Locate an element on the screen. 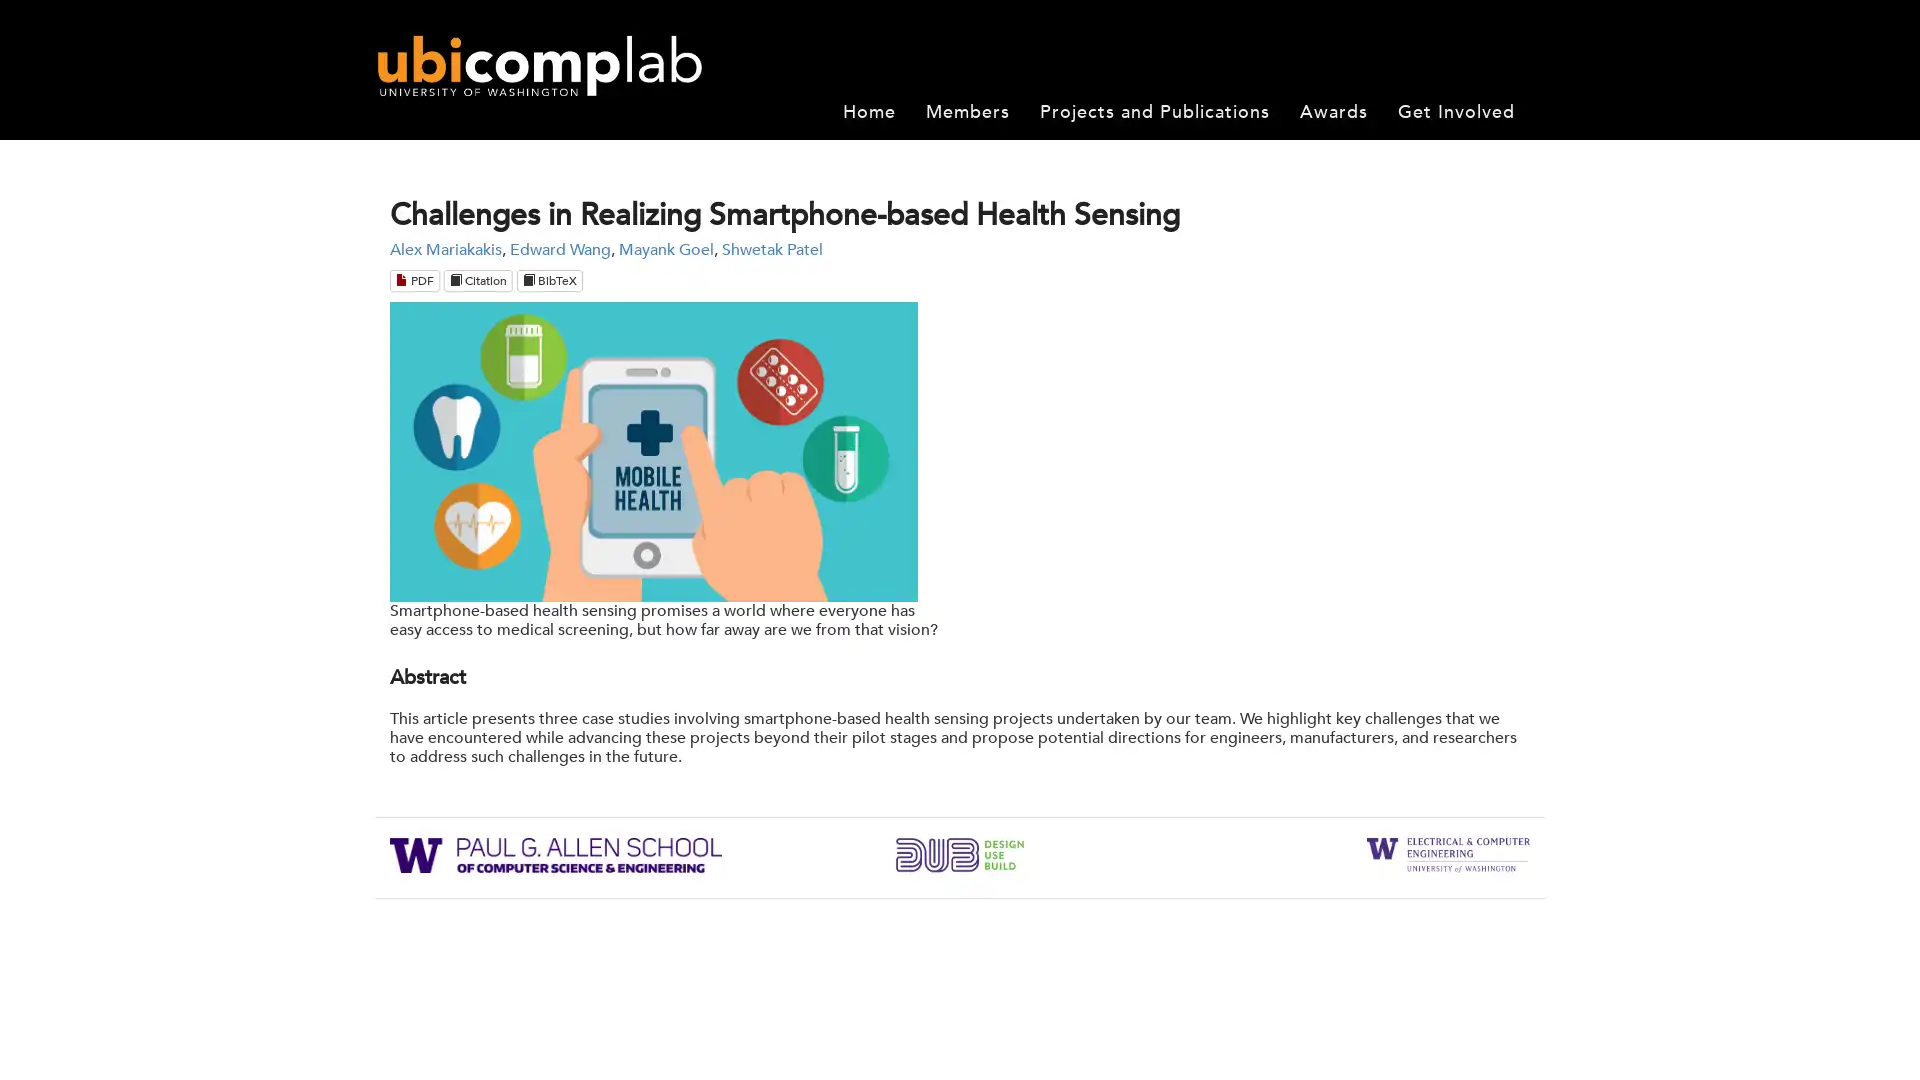 The height and width of the screenshot is (1080, 1920). Citation is located at coordinates (477, 281).